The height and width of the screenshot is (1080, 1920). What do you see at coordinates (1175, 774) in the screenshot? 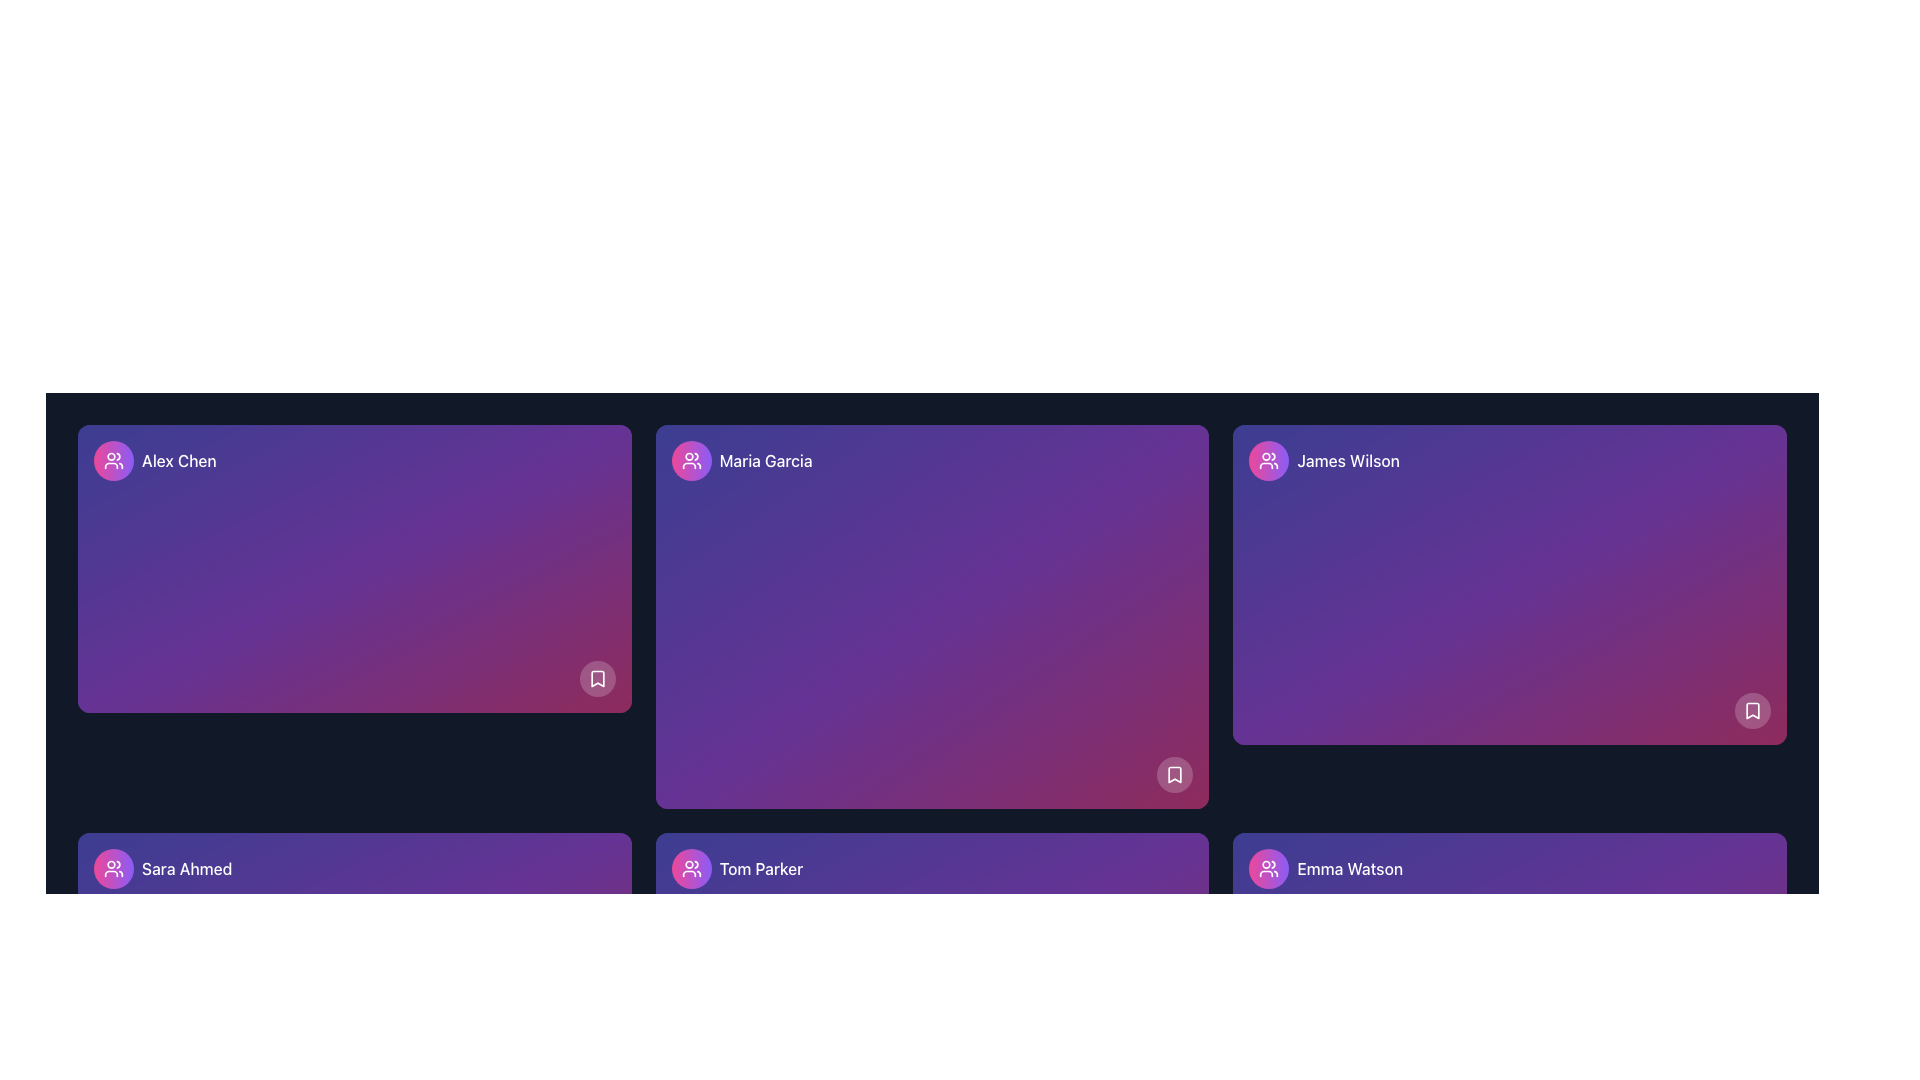
I see `the bookmark icon button located at the bottom-right corner of the user profile card labeled 'Maria Garcia'` at bounding box center [1175, 774].